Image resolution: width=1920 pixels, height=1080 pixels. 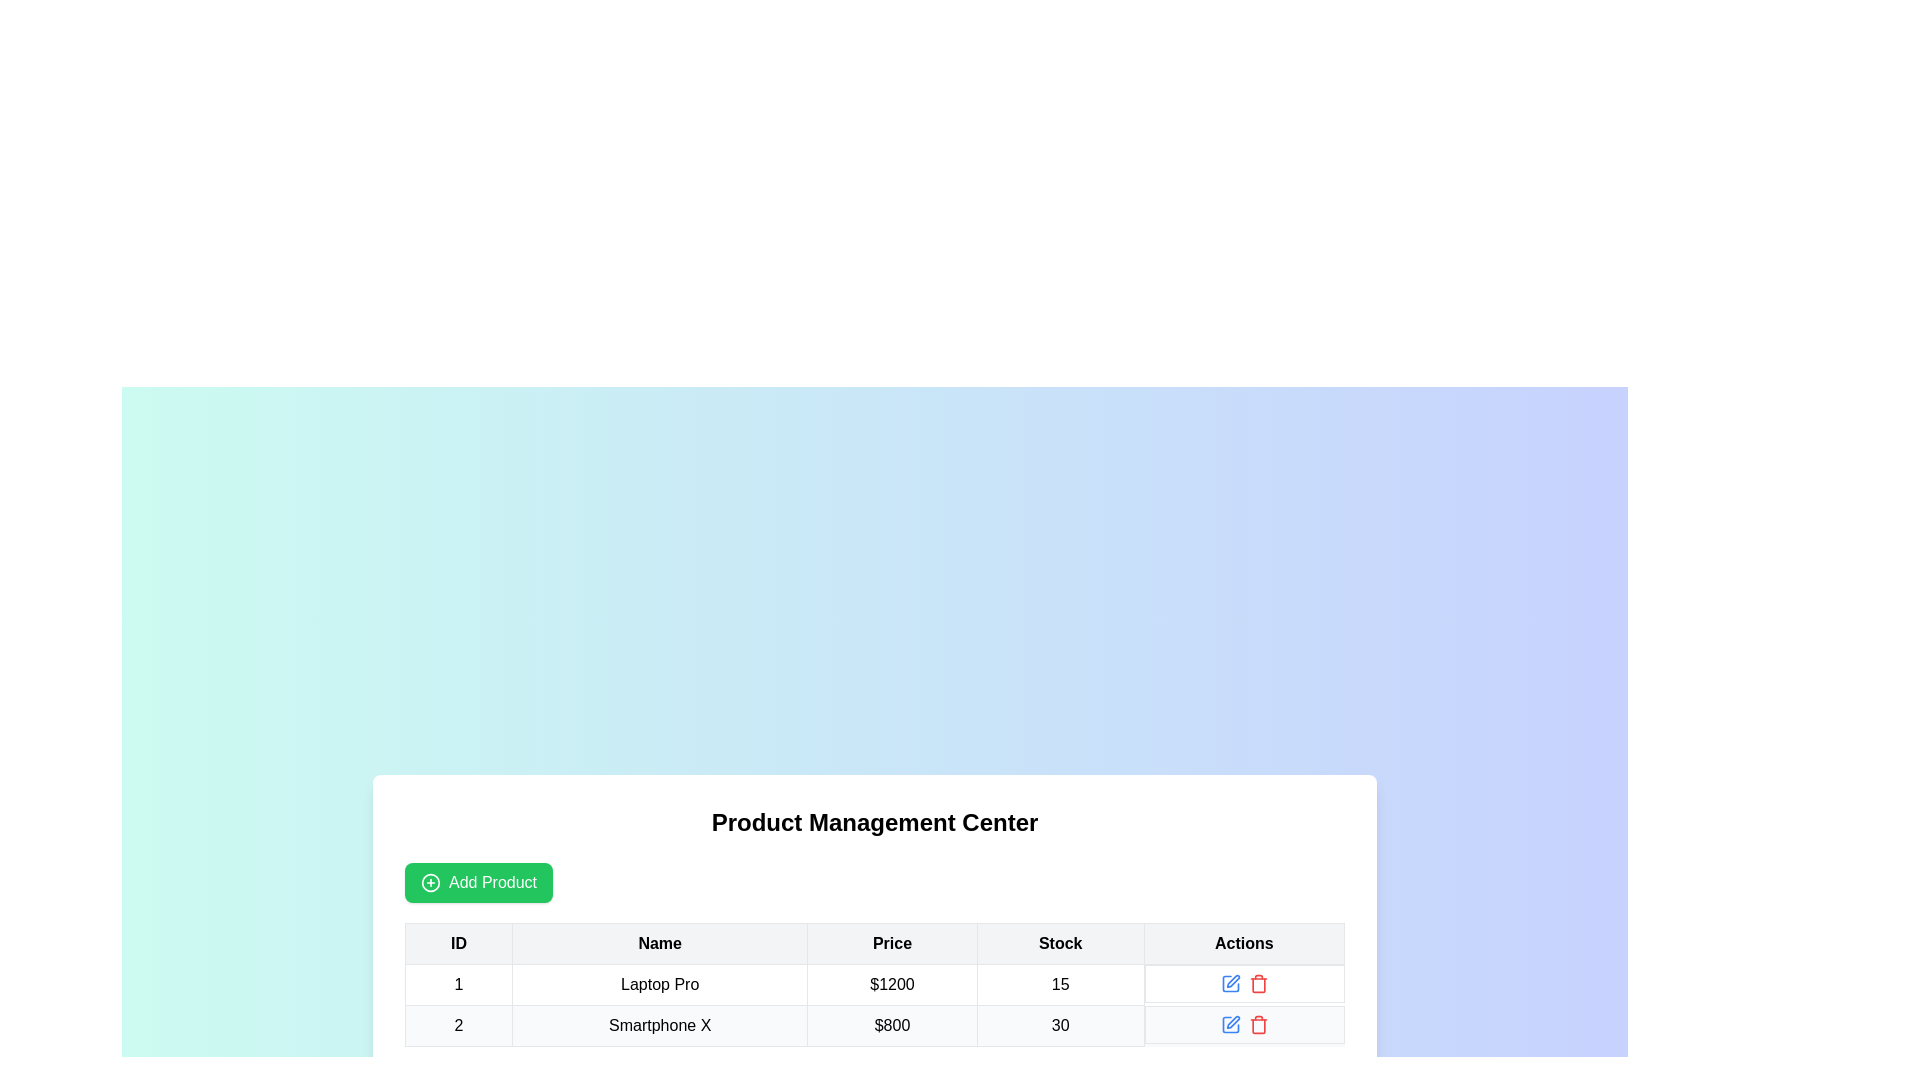 I want to click on the Table Header Cell that indicates the column contains information about IDs, so click(x=458, y=944).